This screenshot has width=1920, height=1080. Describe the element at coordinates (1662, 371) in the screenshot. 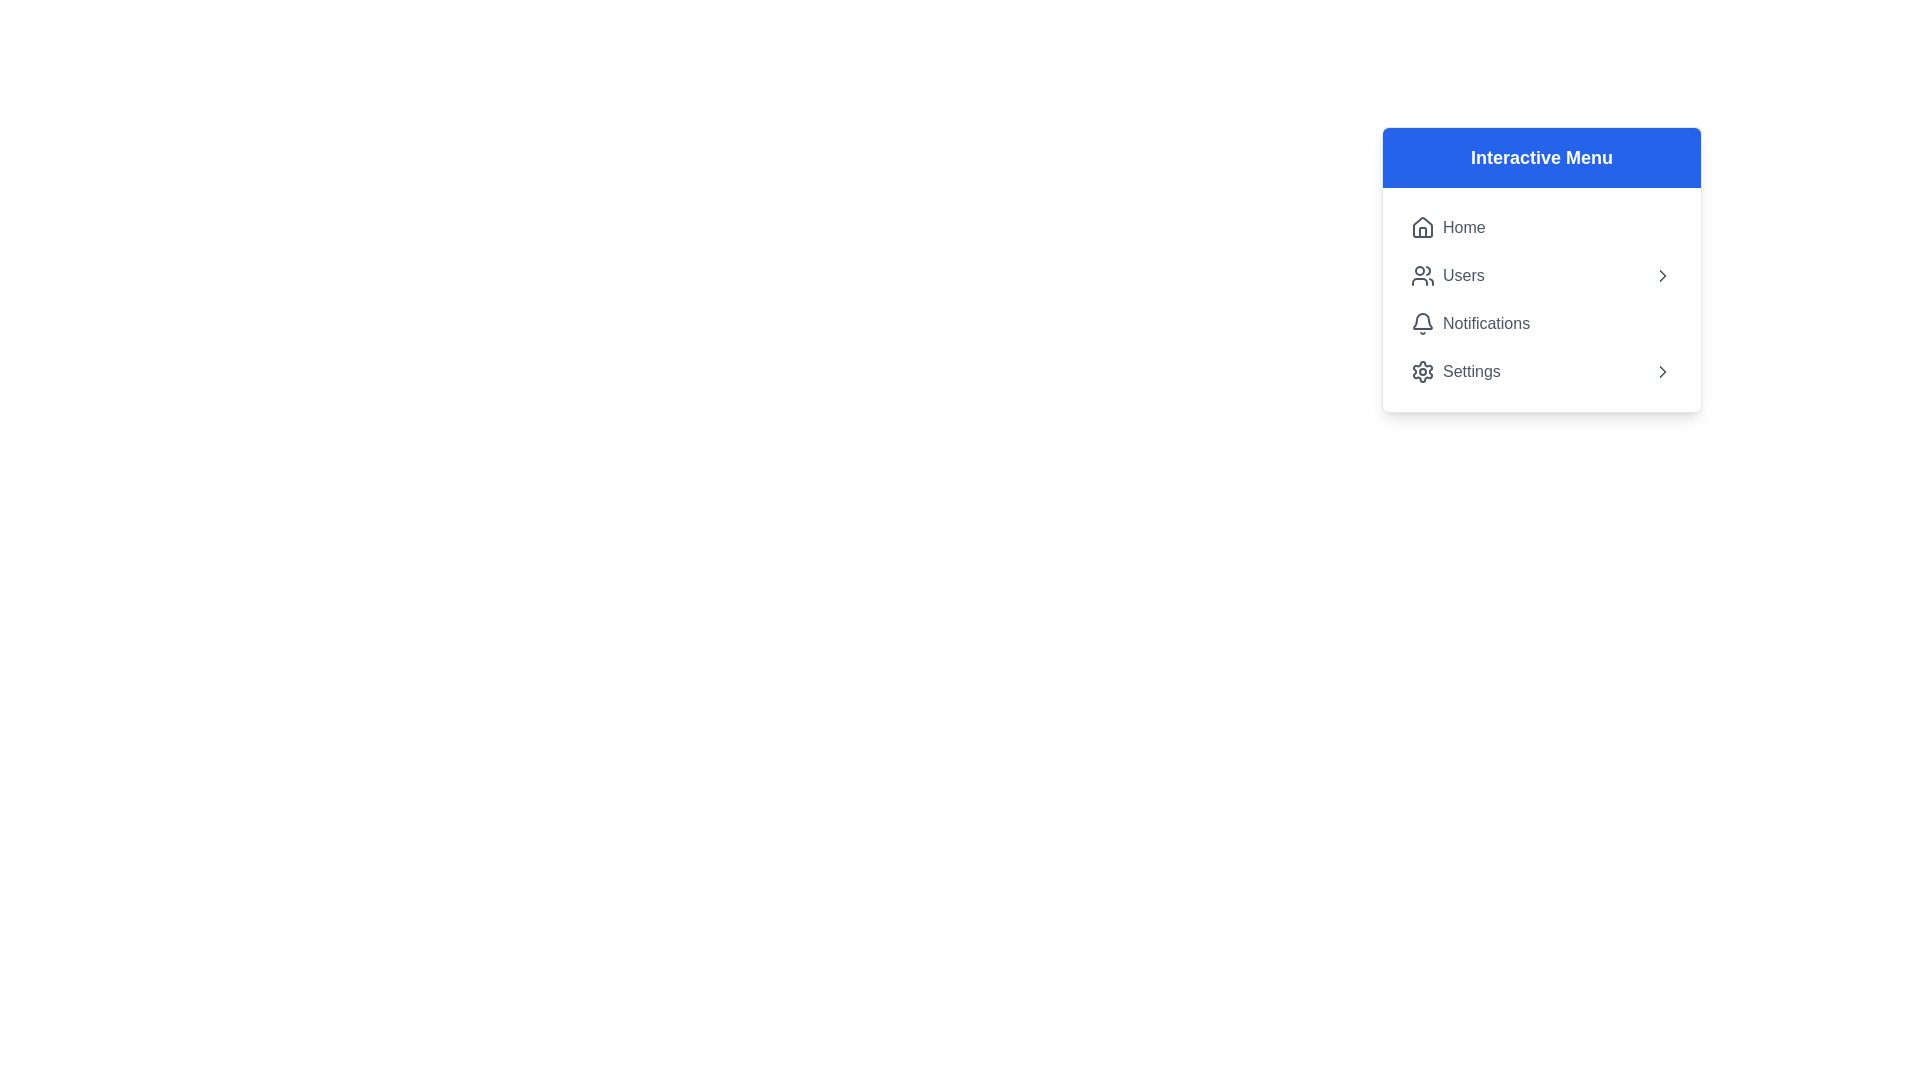

I see `the chevron icon at the far right side of the 'Settings' menu item` at that location.